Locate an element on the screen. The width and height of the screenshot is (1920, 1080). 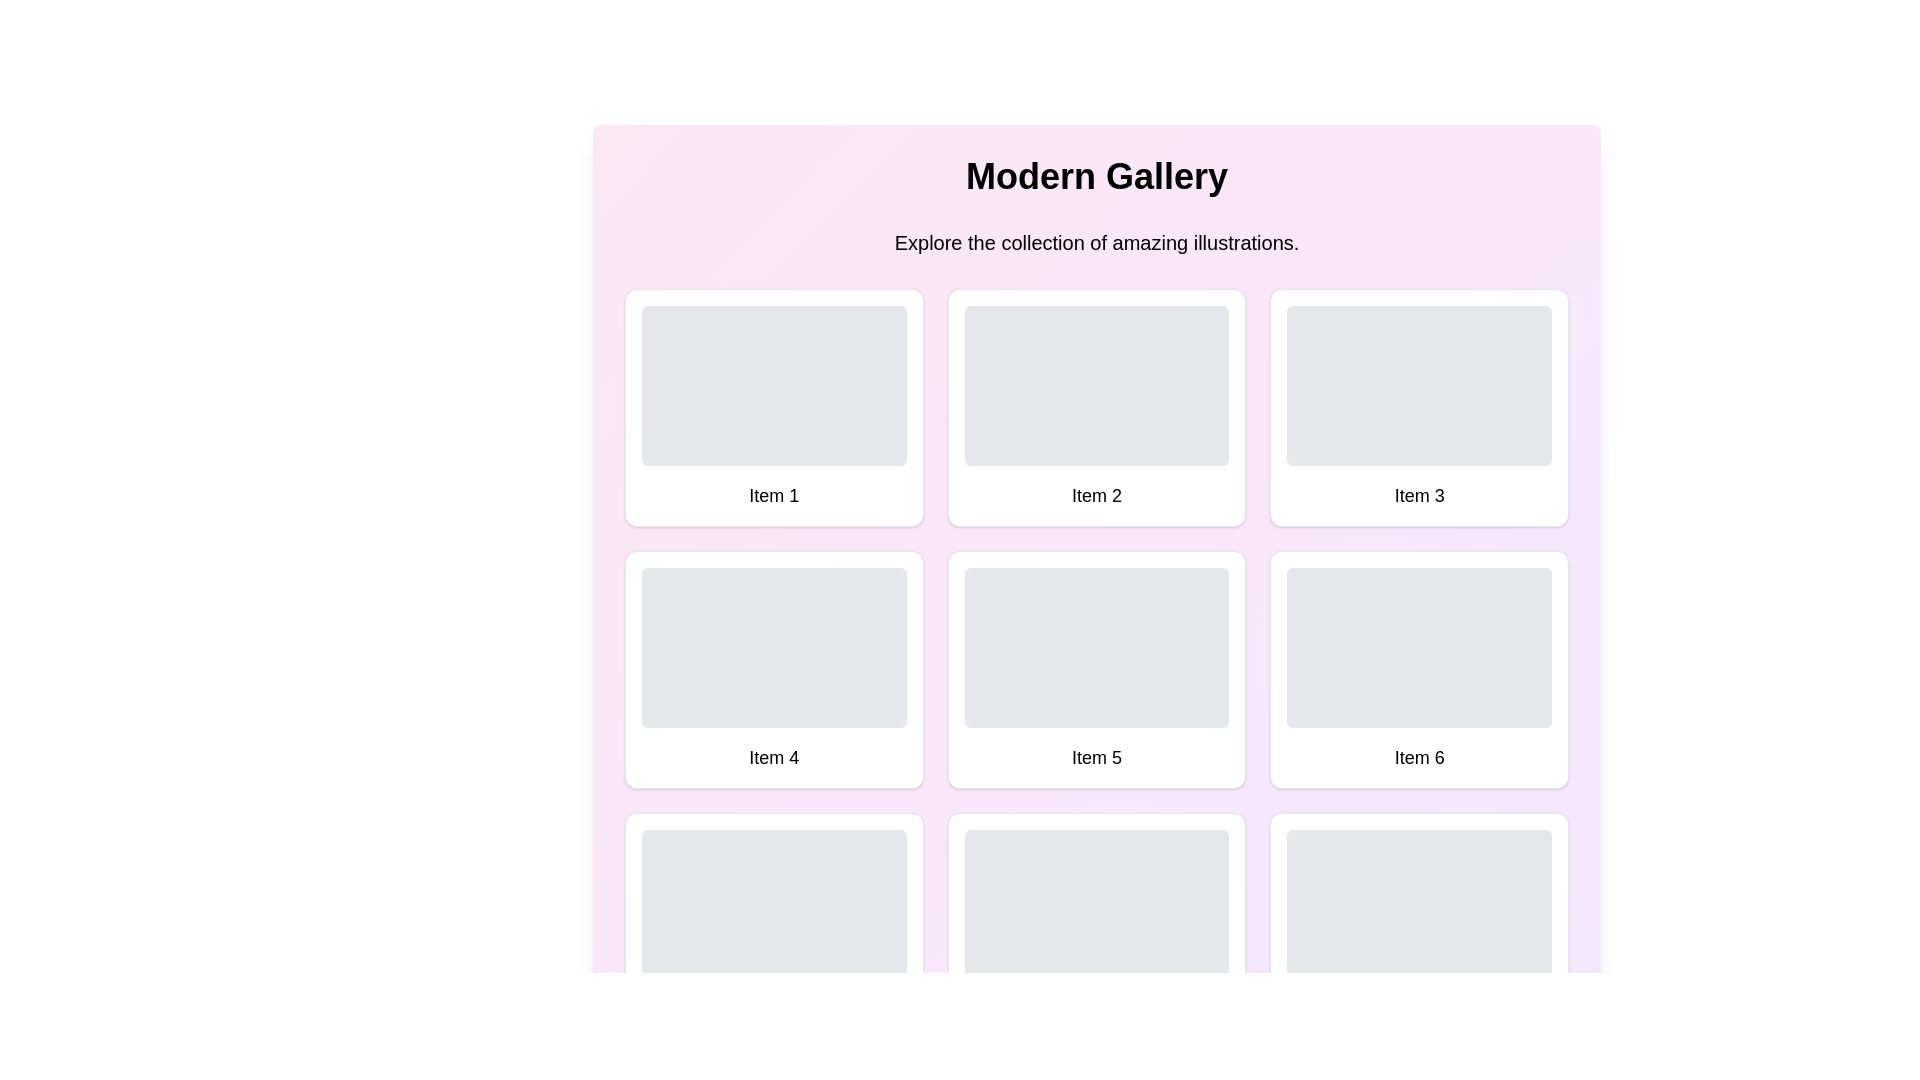
the Text Label positioned below the 'Modern Gallery' heading, which introduces the gallery of illustrations is located at coordinates (1096, 242).